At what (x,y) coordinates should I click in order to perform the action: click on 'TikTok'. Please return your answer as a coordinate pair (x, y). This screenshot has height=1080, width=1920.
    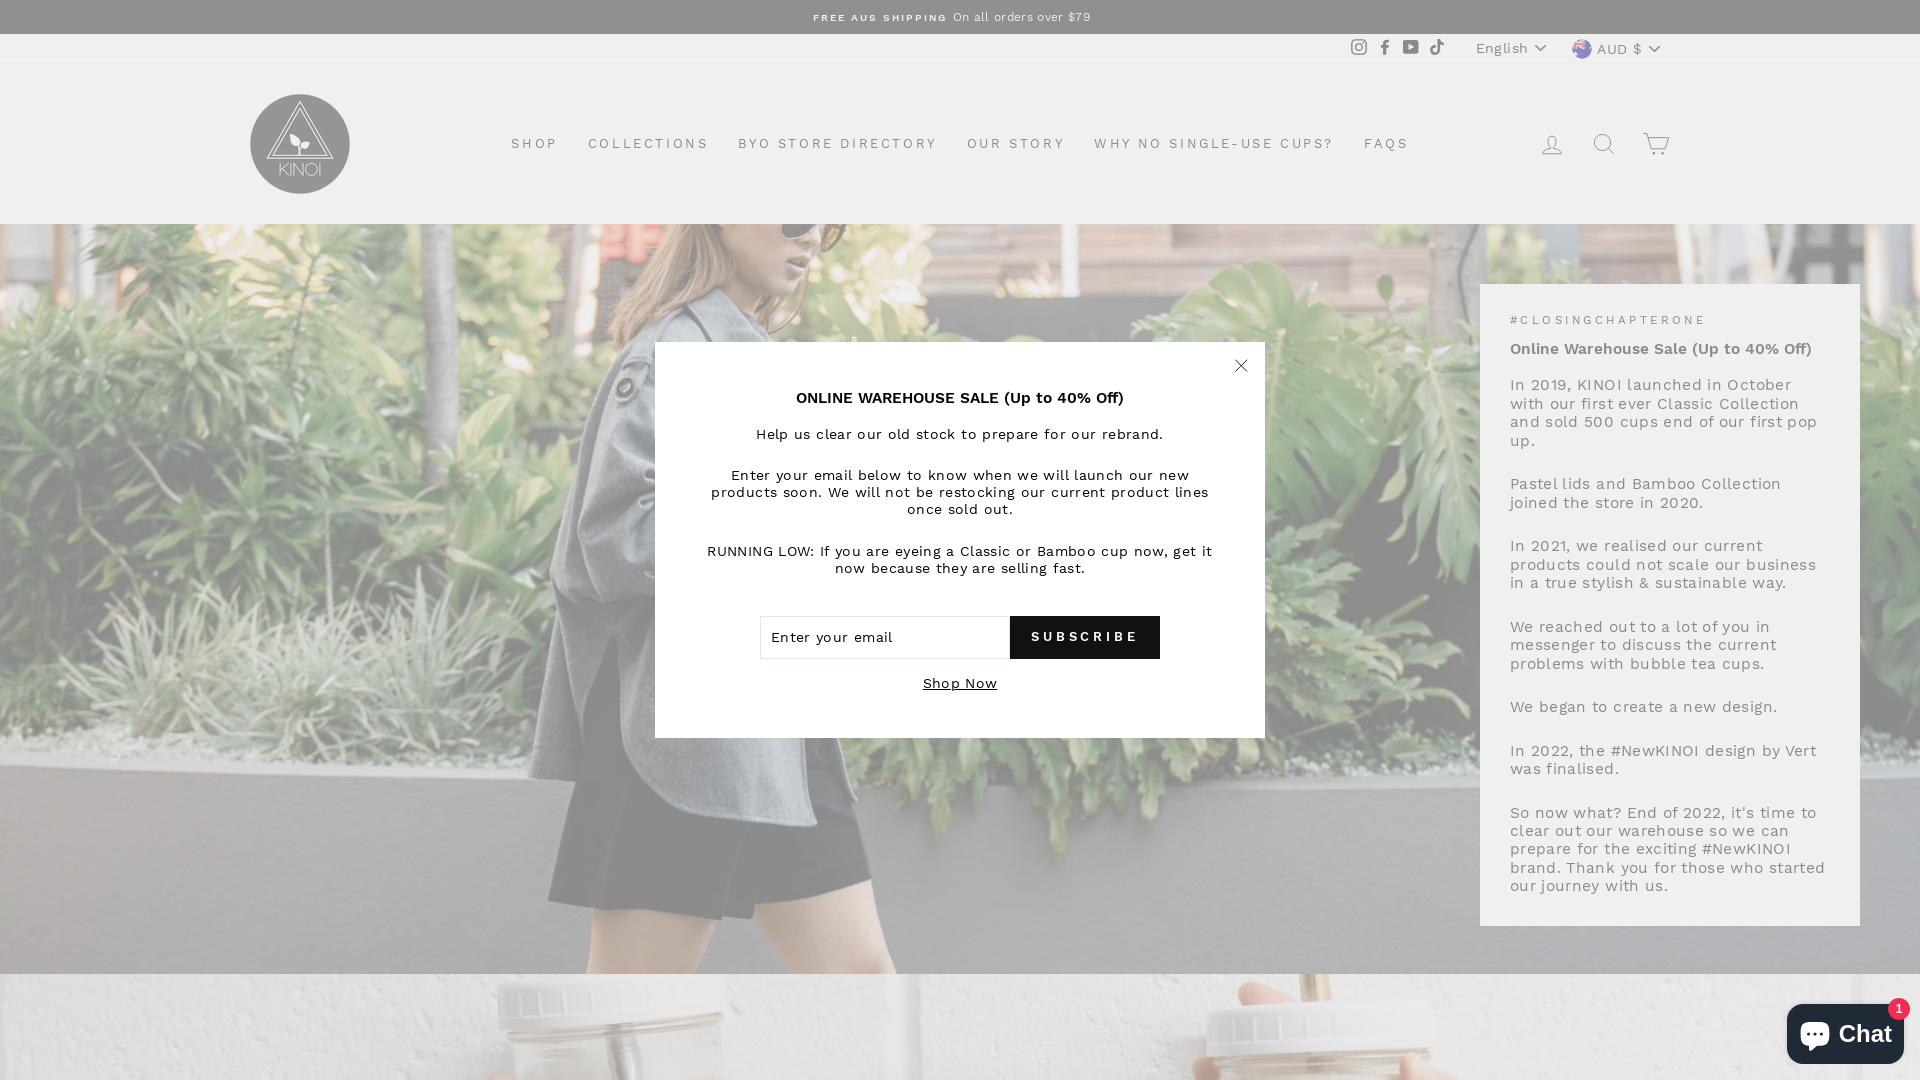
    Looking at the image, I should click on (1435, 48).